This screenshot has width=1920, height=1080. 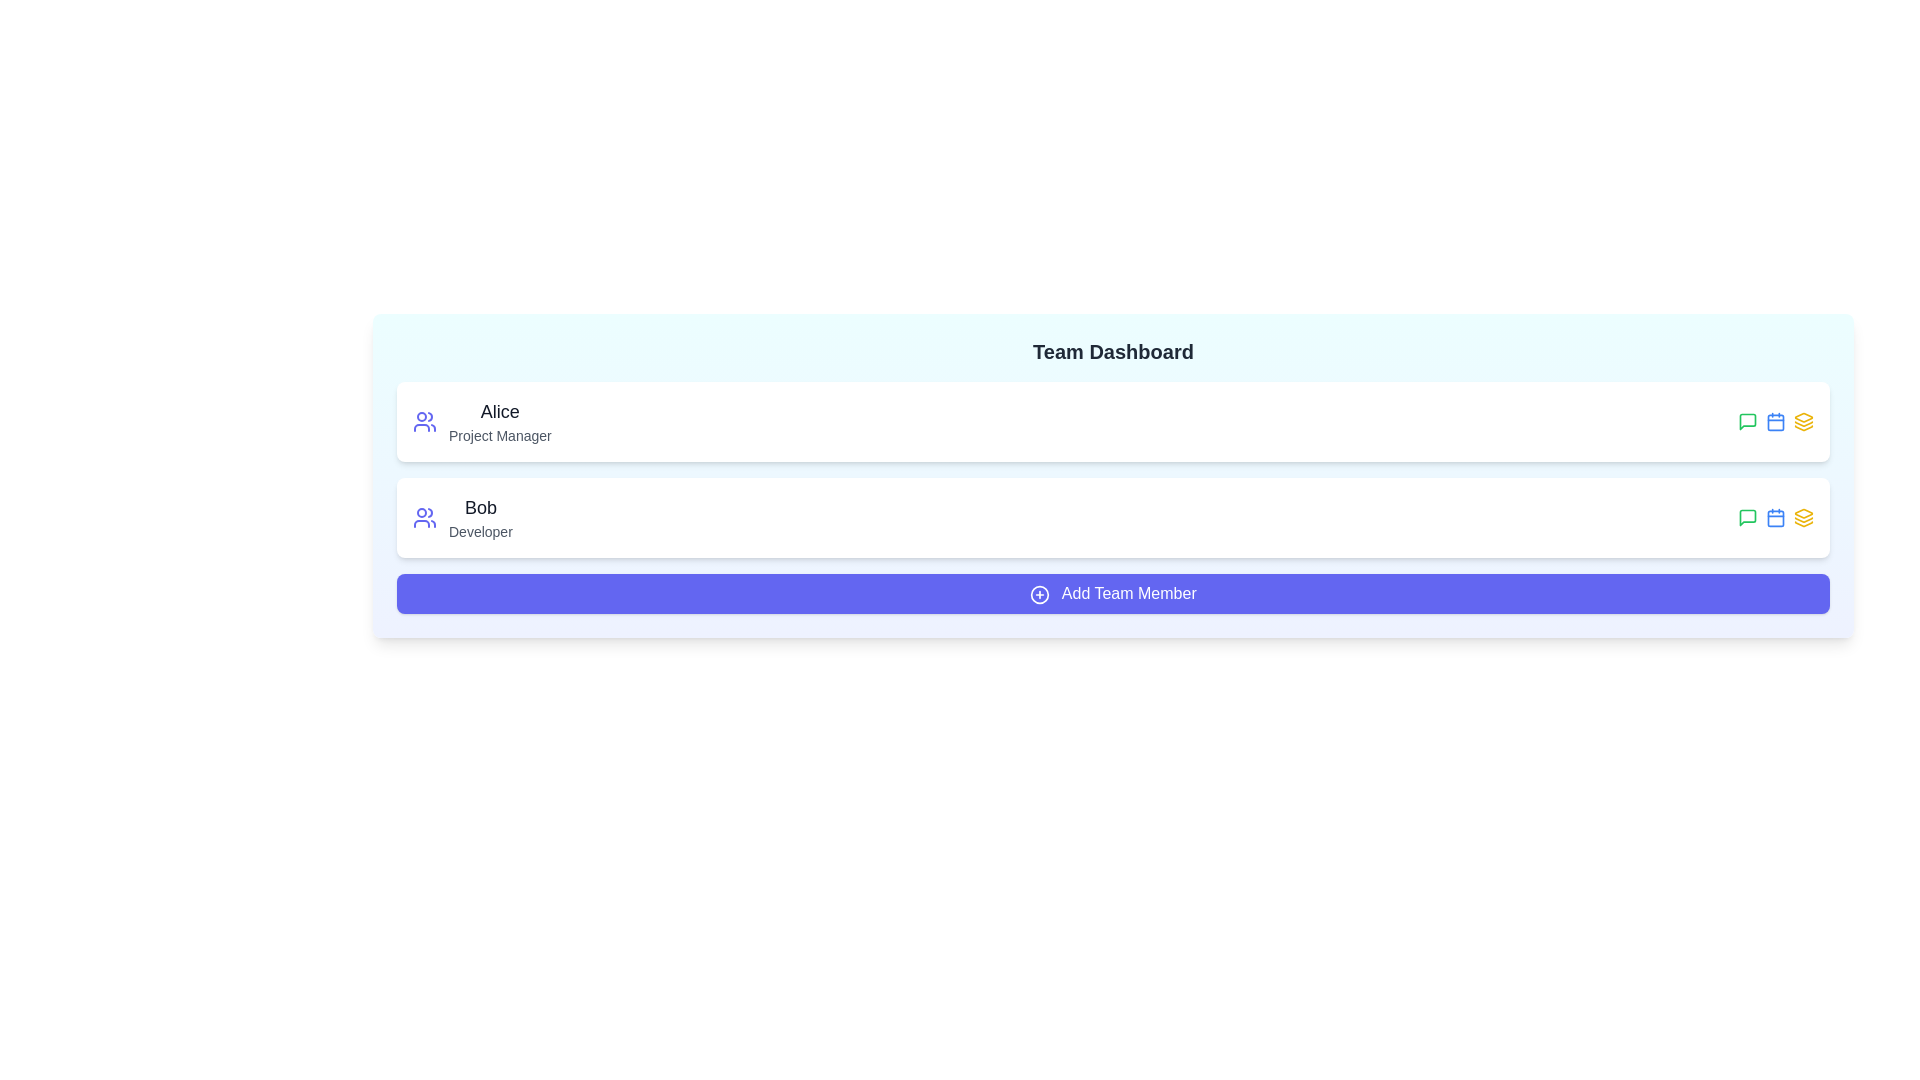 I want to click on the text label displaying 'Developer' in gray font, located beneath 'Bob' in the second card from the top, so click(x=480, y=531).